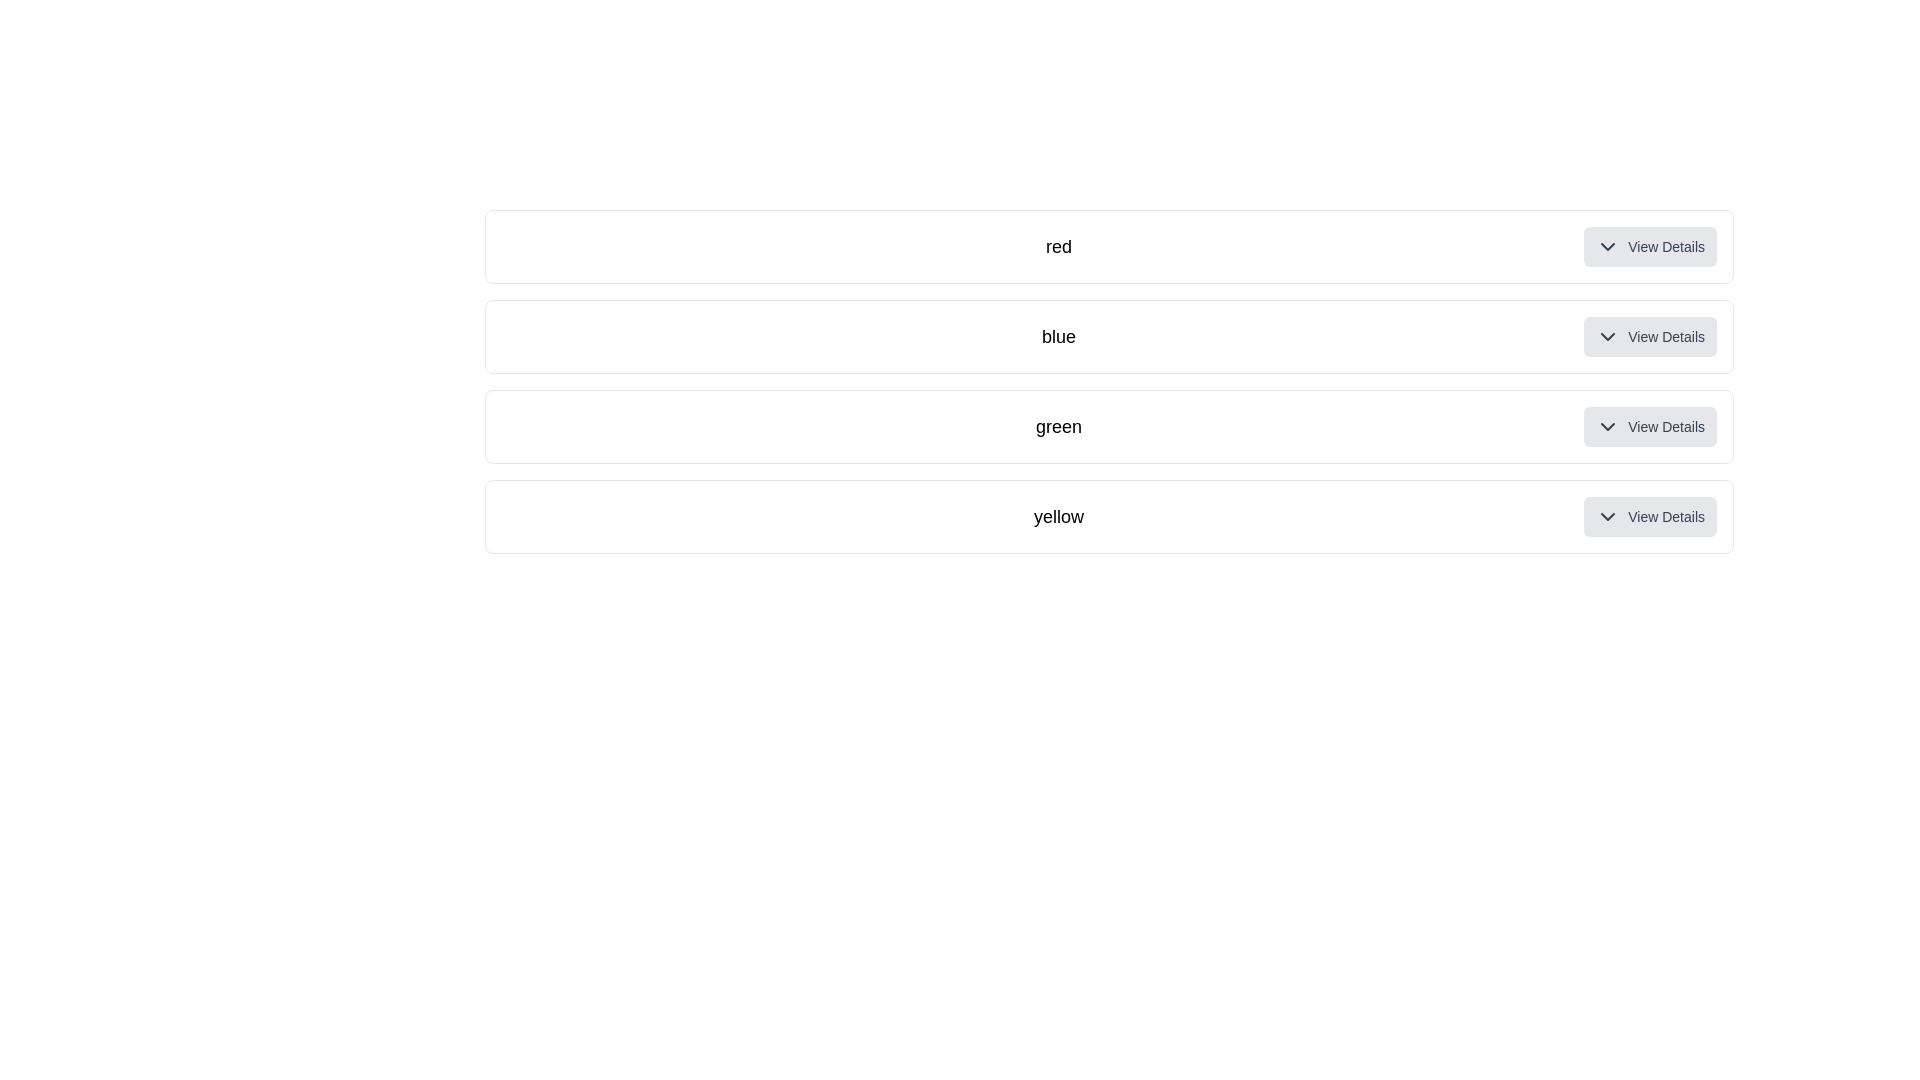 The width and height of the screenshot is (1920, 1080). I want to click on the chevron icon located inside the 'View Details' button, aligned with the row labeled 'red', so click(1608, 245).